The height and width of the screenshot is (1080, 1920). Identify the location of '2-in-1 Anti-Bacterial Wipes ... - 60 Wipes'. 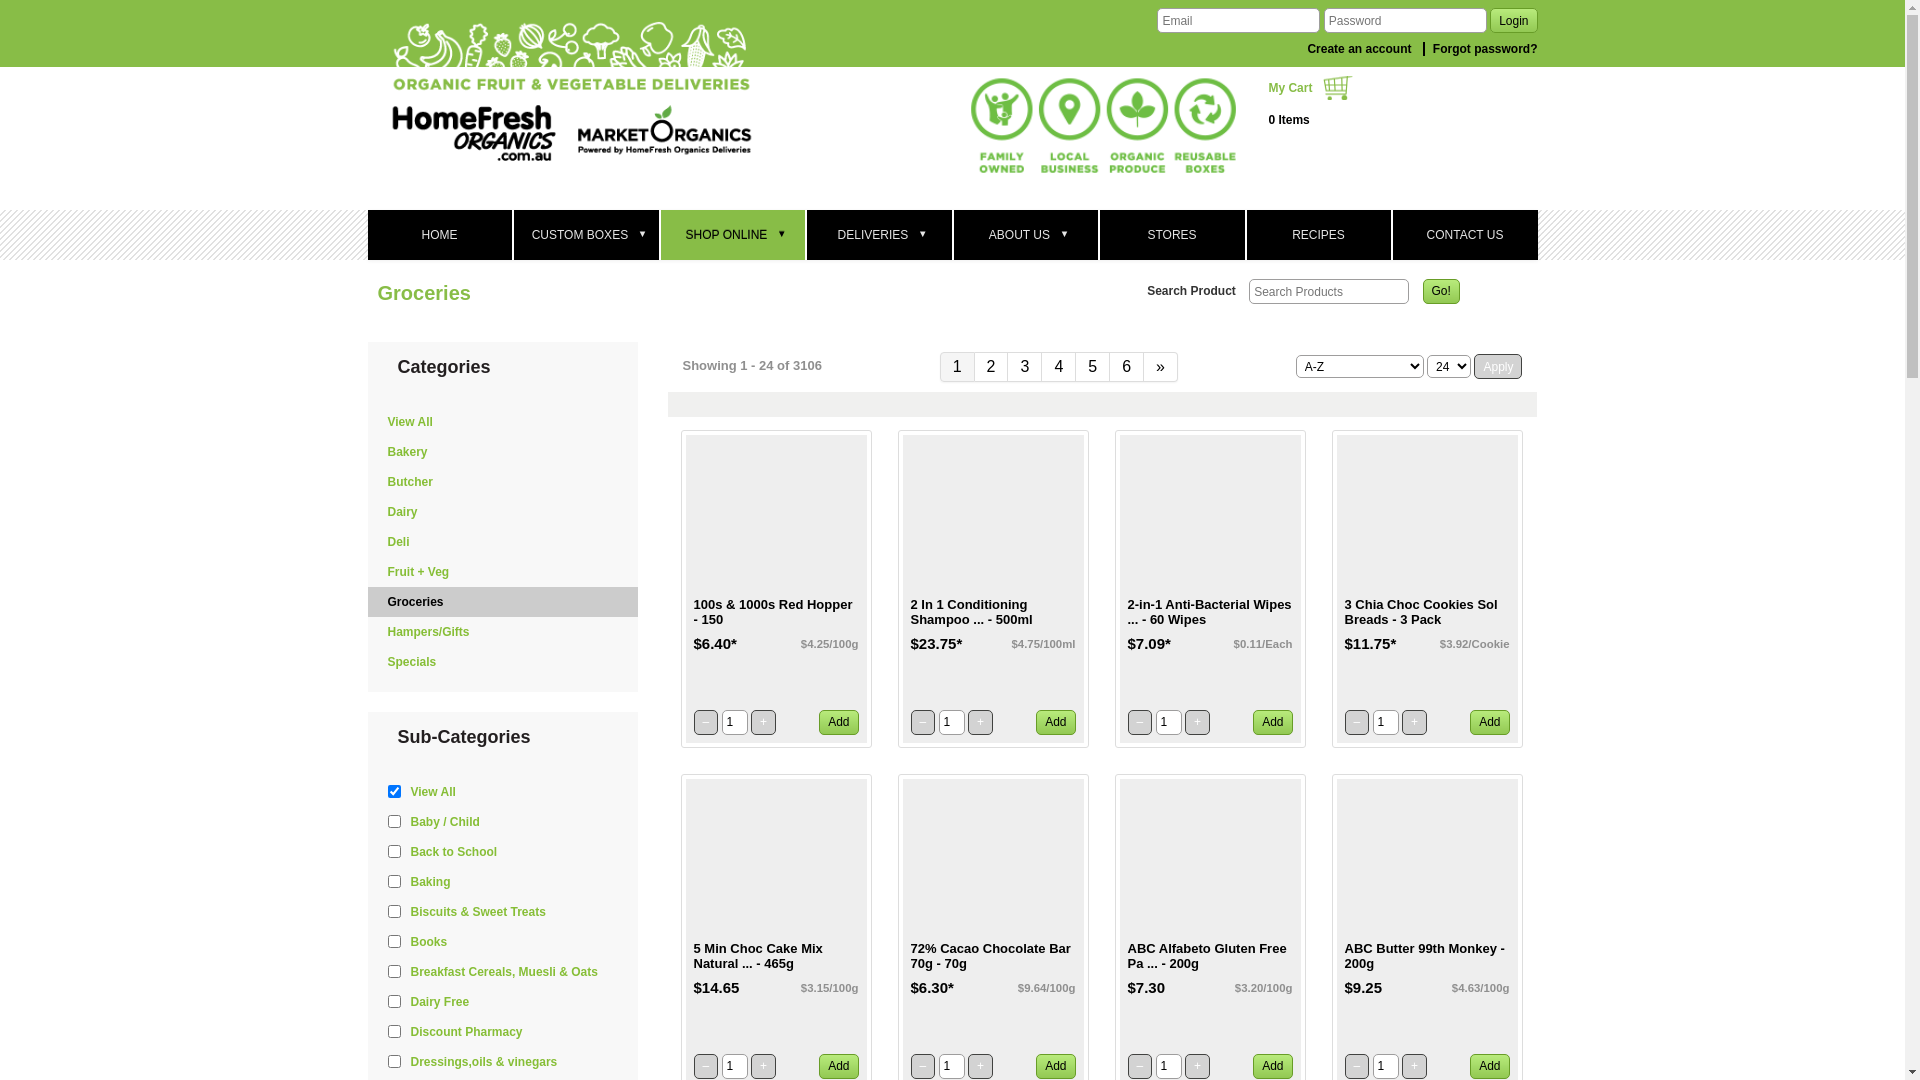
(1209, 612).